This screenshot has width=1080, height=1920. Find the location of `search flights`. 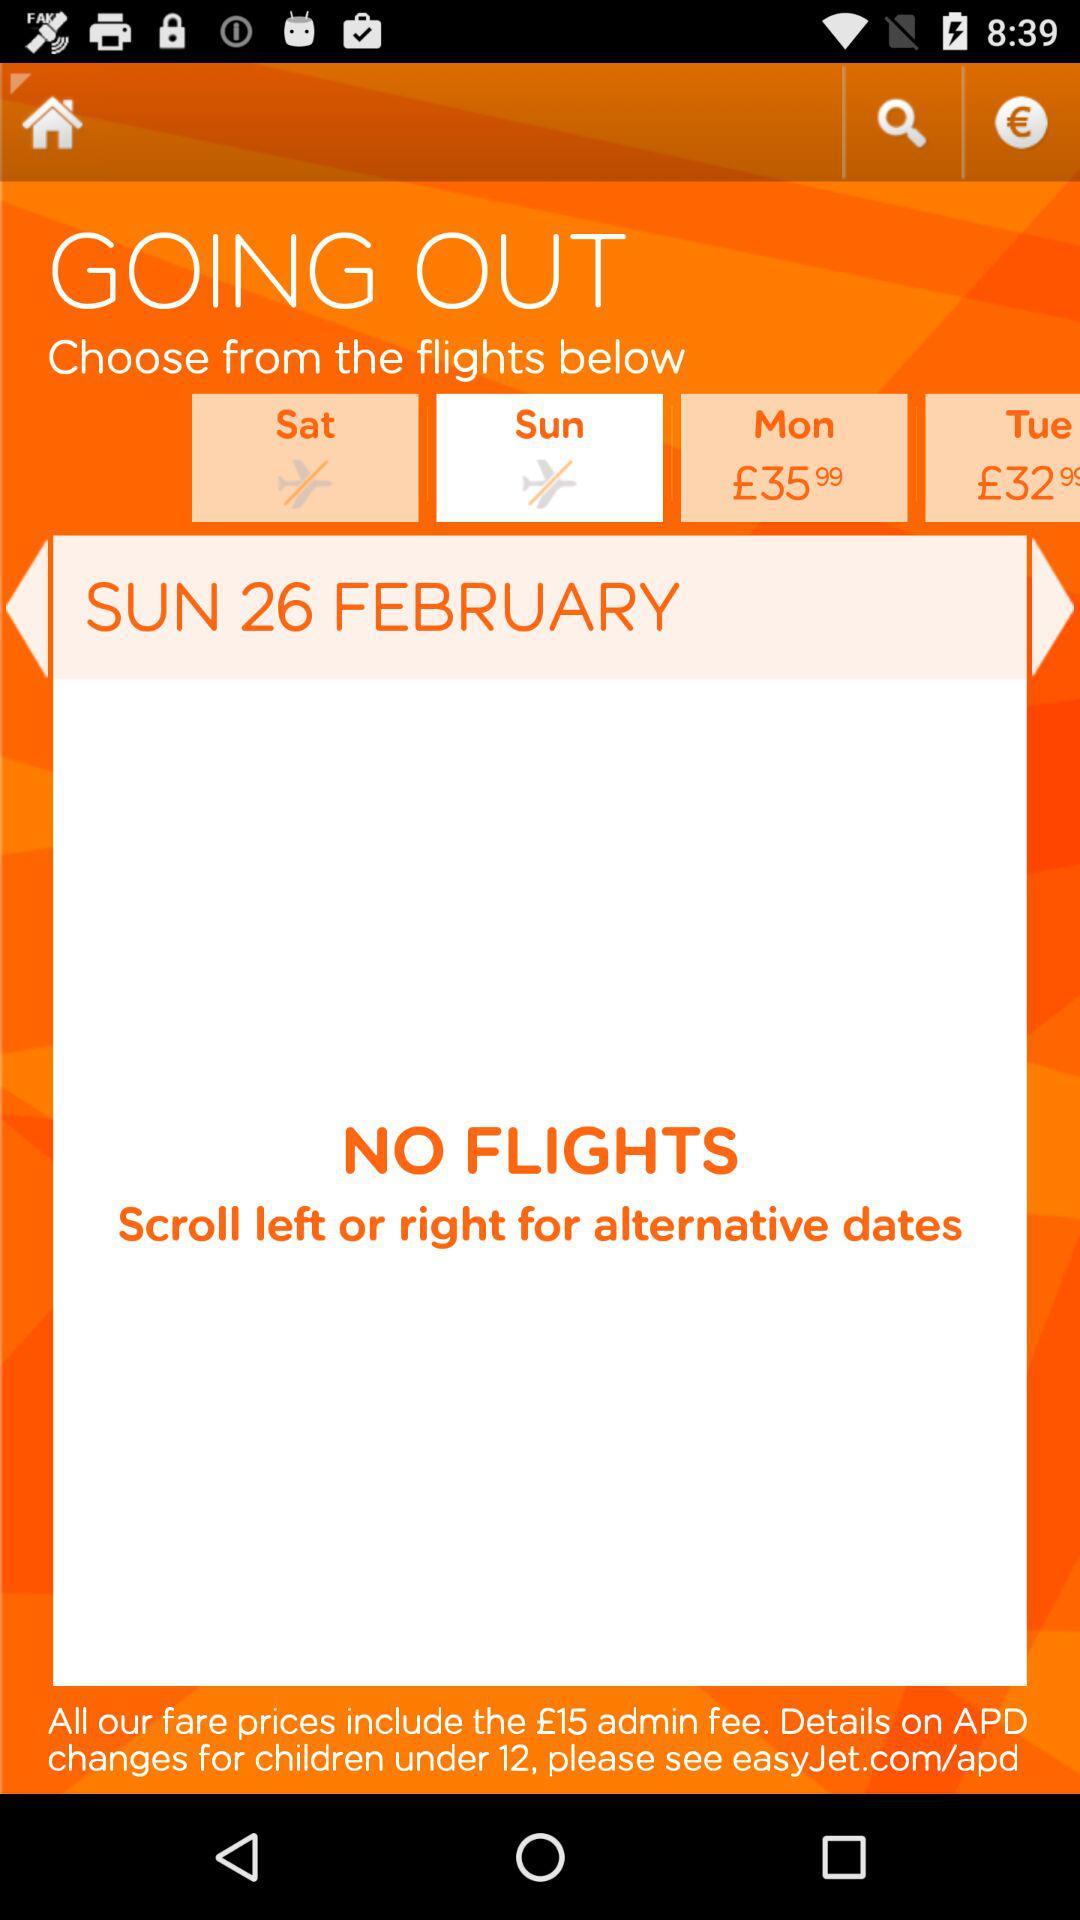

search flights is located at coordinates (901, 121).